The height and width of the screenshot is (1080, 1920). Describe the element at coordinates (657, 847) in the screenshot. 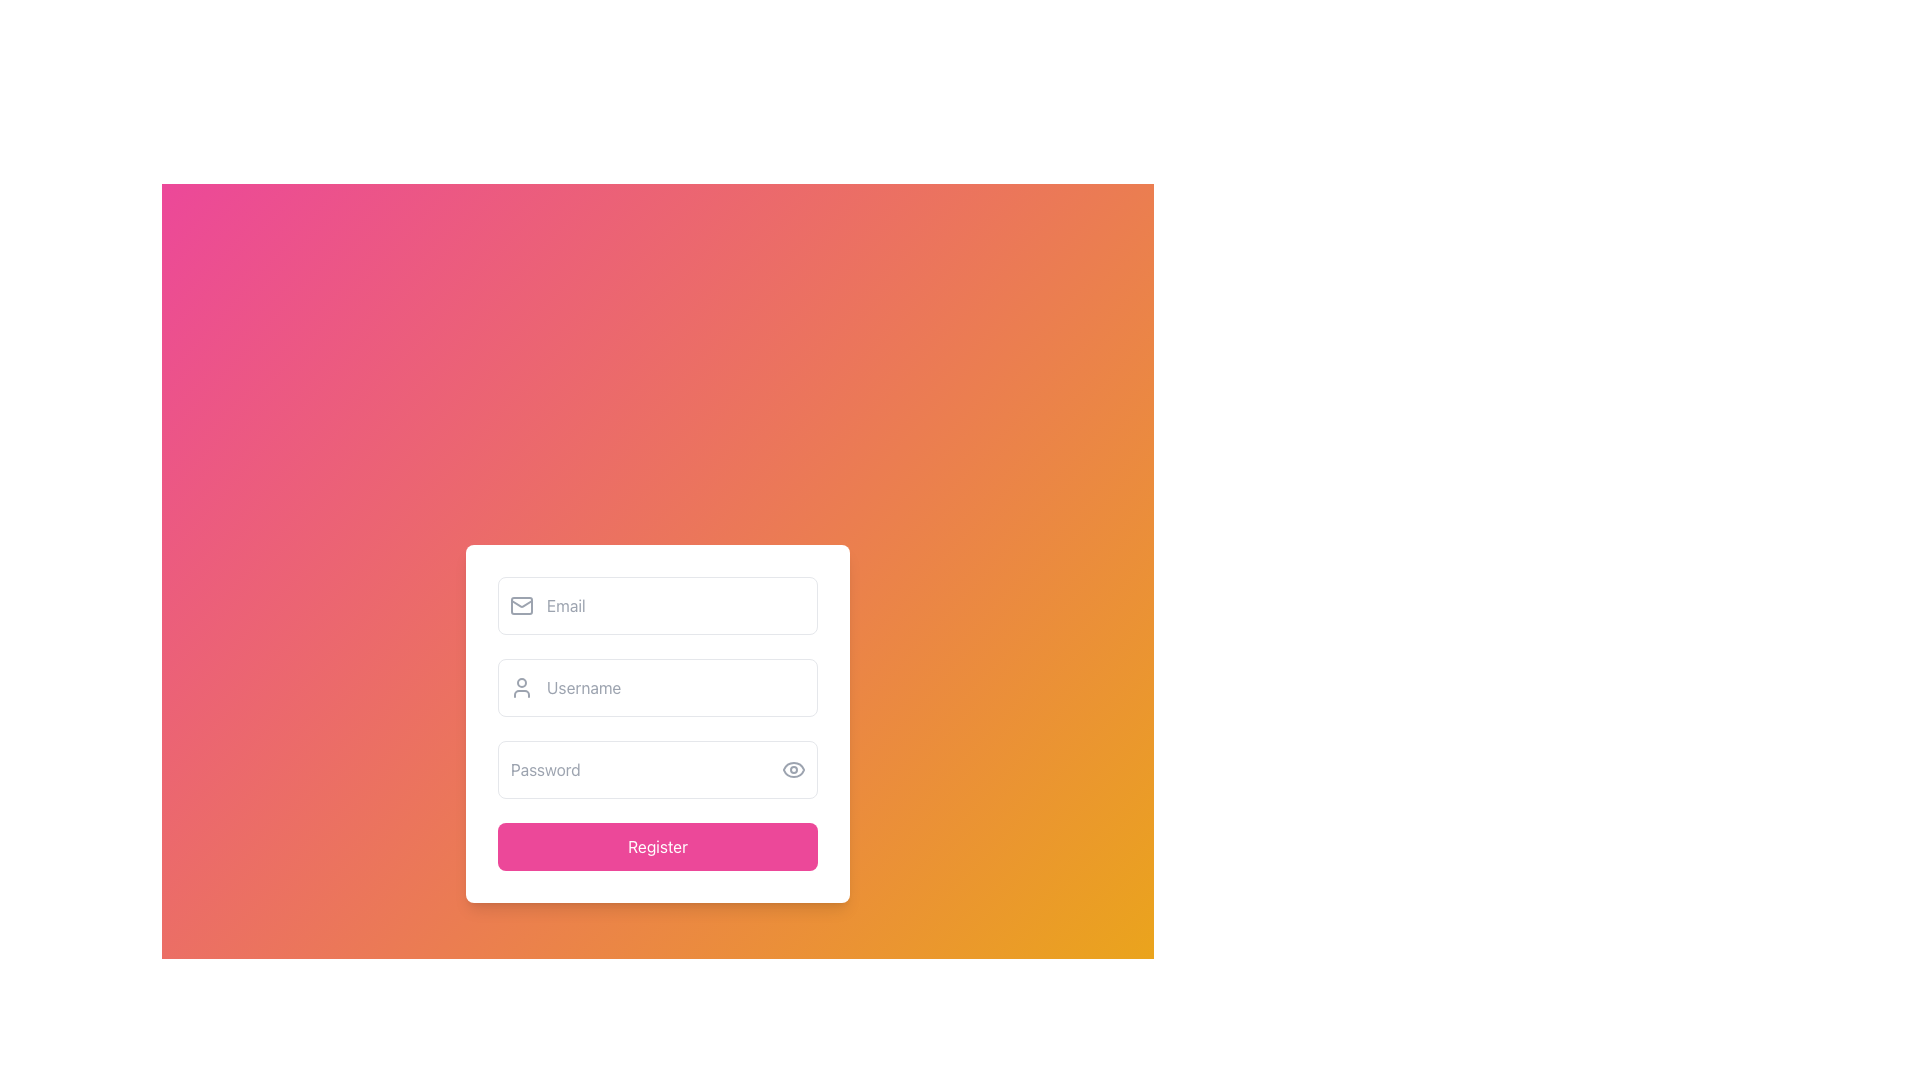

I see `the 'Register' button at the bottom of the form to trigger the hover effect` at that location.